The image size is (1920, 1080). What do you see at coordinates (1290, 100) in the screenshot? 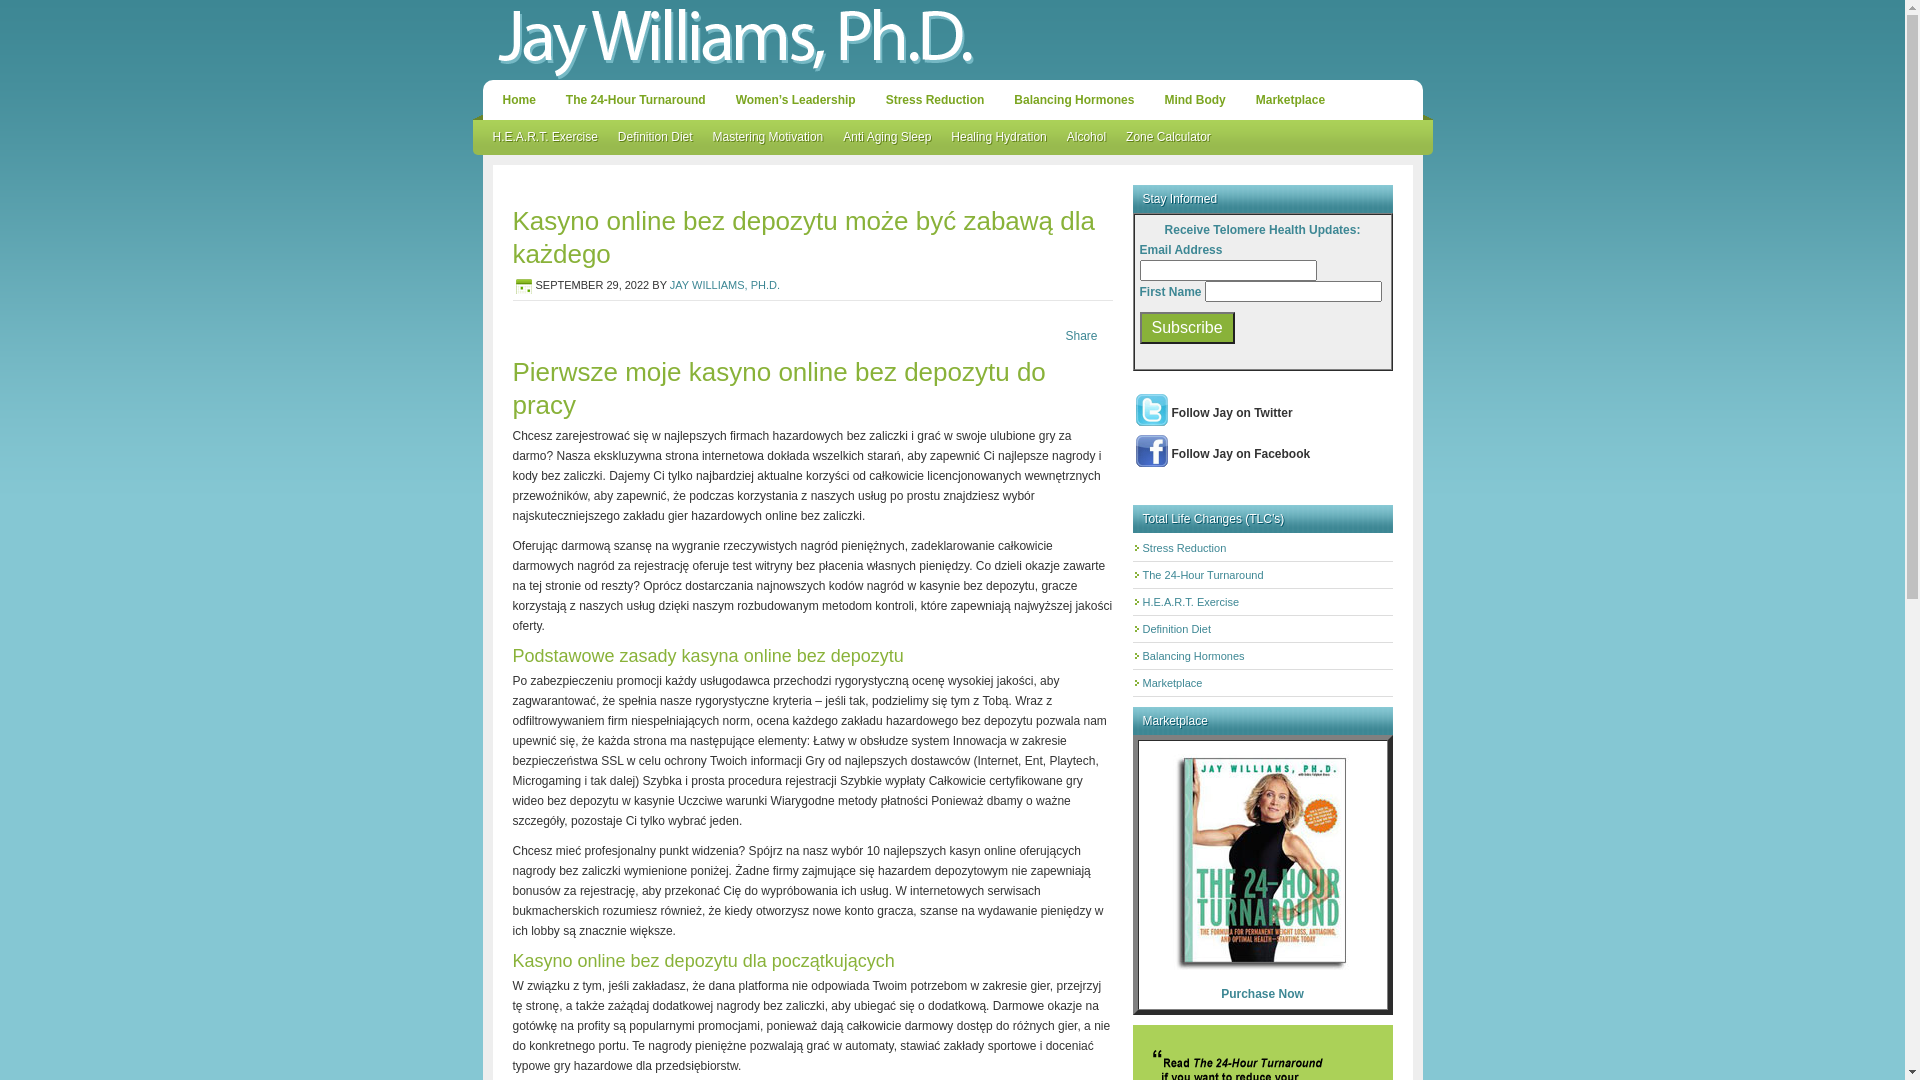
I see `'Marketplace'` at bounding box center [1290, 100].